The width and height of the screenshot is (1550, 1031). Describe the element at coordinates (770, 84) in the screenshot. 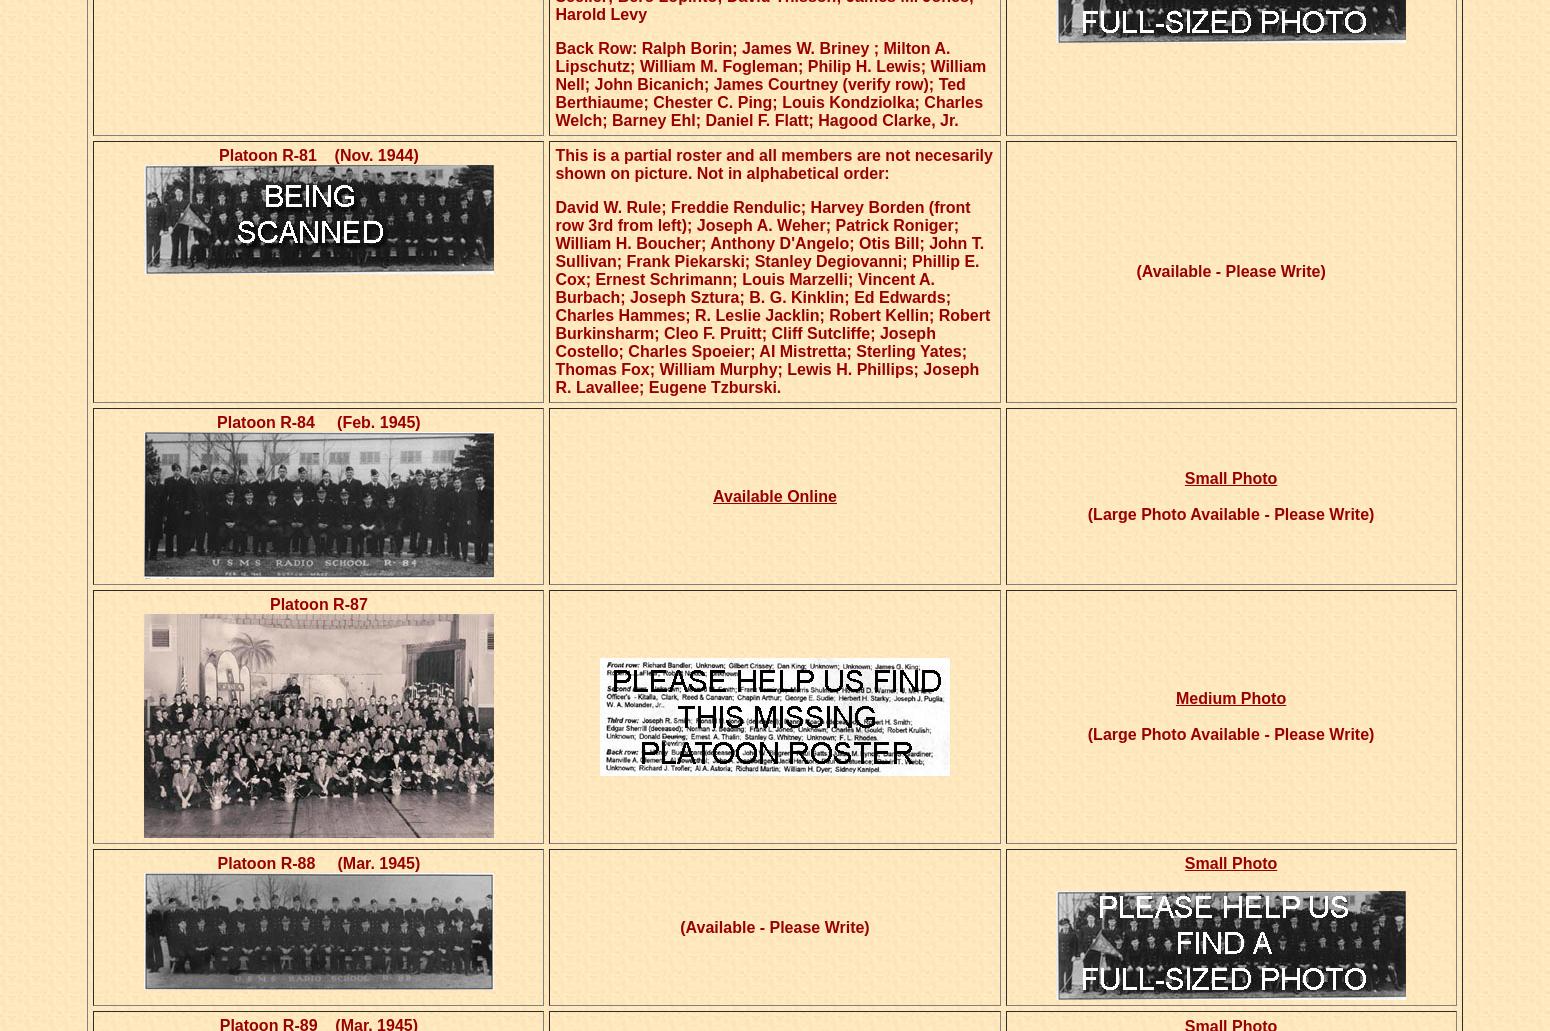

I see `'Back Row:  Ralph Borin;  James W. Briney ;  Milton A. Lipschutz;  William M. Fogleman;  Philip H. Lewis;  William Nell; John Bicanich;  James Courtney (verify row);  Ted Berthiaume;  Chester C. Ping;  Louis Kondziolka;  Charles Welch;  Barney Ehl; Daniel F. Flatt;  Hagood Clarke, Jr.'` at that location.